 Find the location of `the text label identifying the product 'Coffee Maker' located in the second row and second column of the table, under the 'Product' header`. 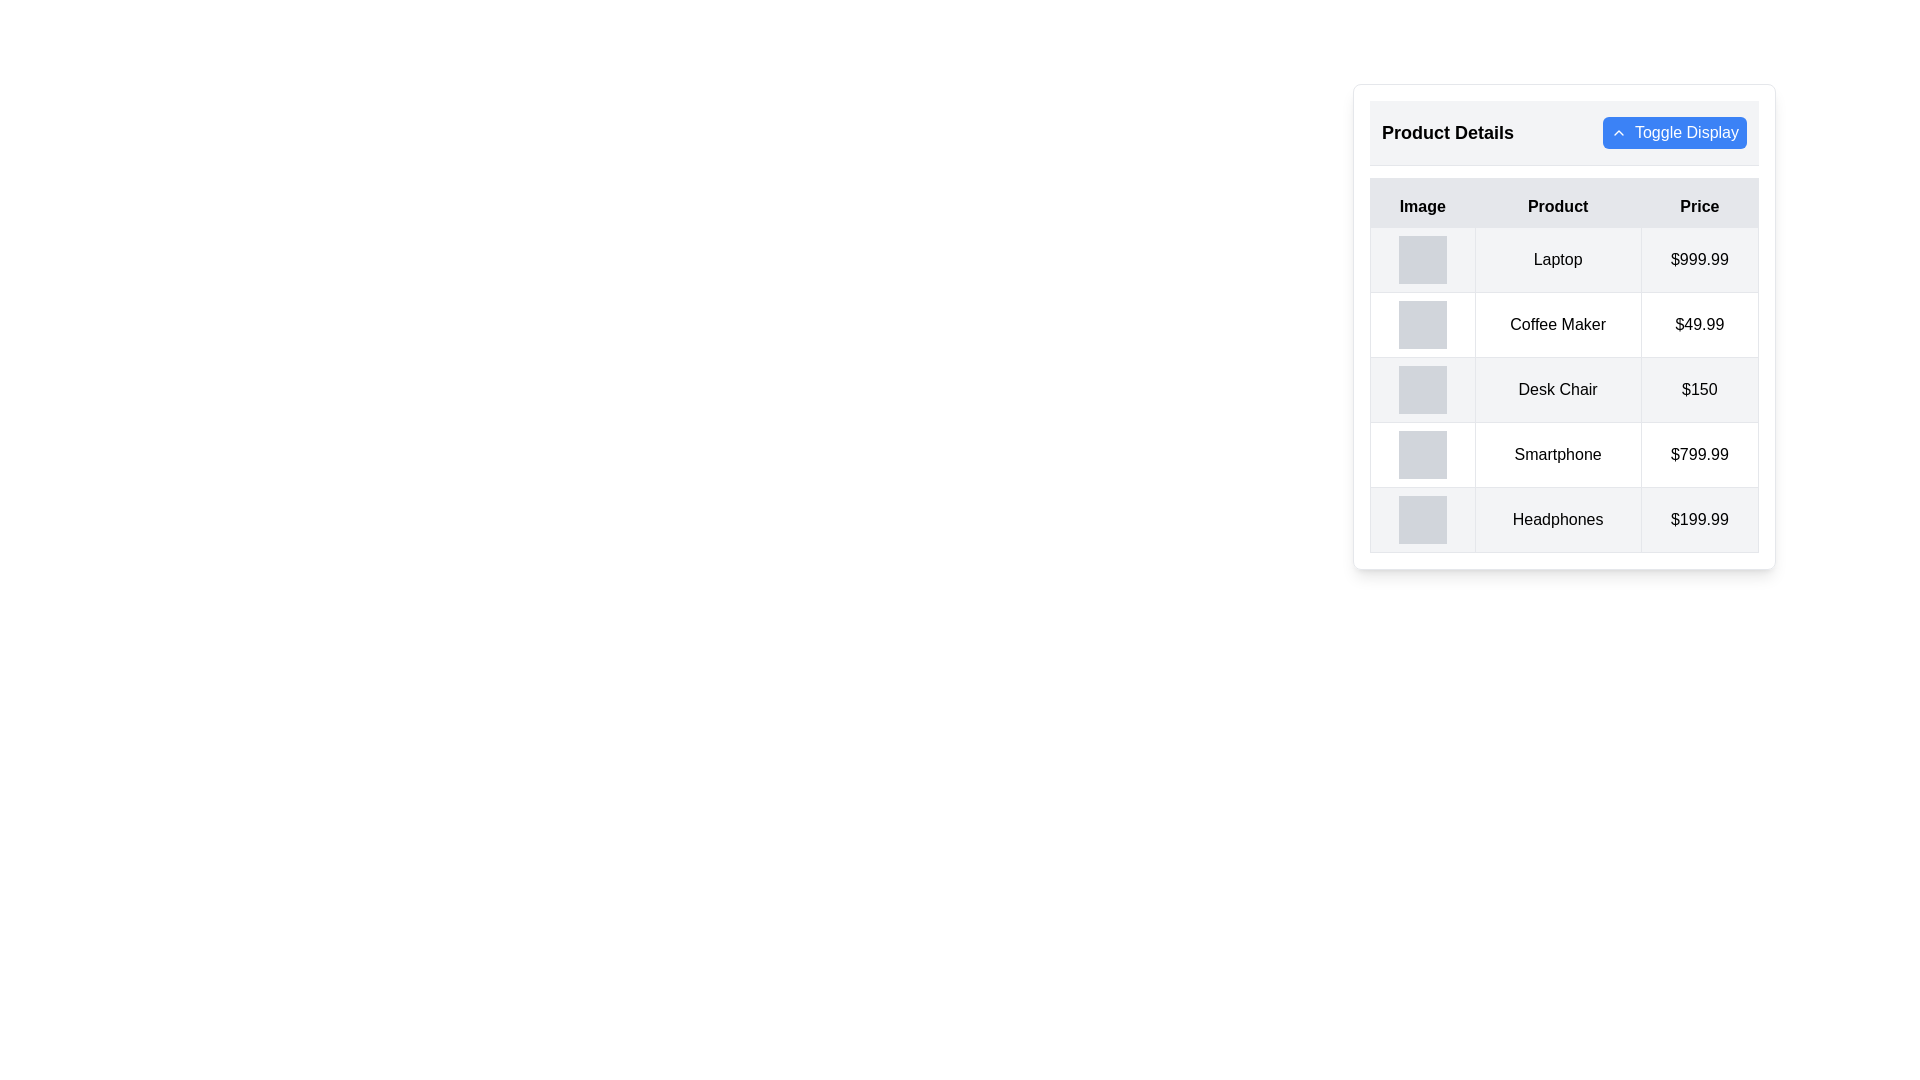

the text label identifying the product 'Coffee Maker' located in the second row and second column of the table, under the 'Product' header is located at coordinates (1557, 323).